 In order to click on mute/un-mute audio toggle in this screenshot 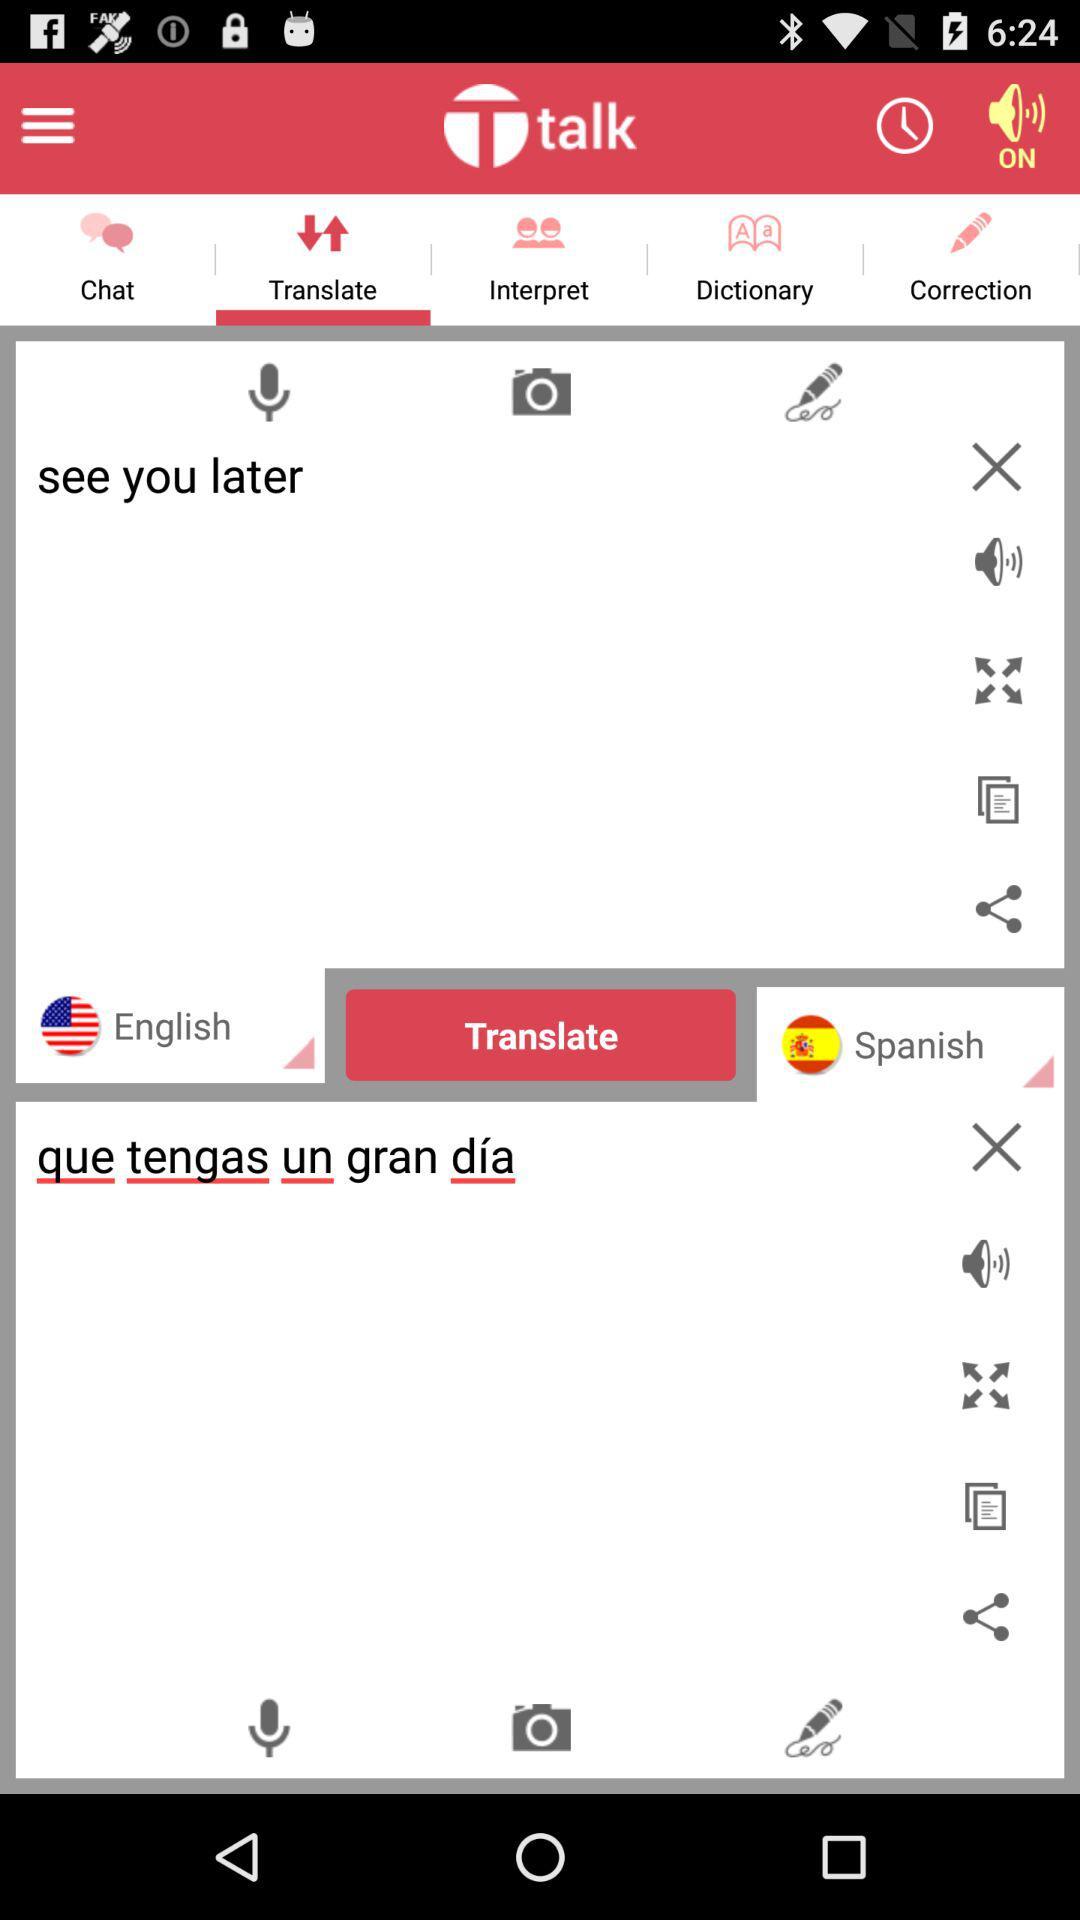, I will do `click(990, 1252)`.